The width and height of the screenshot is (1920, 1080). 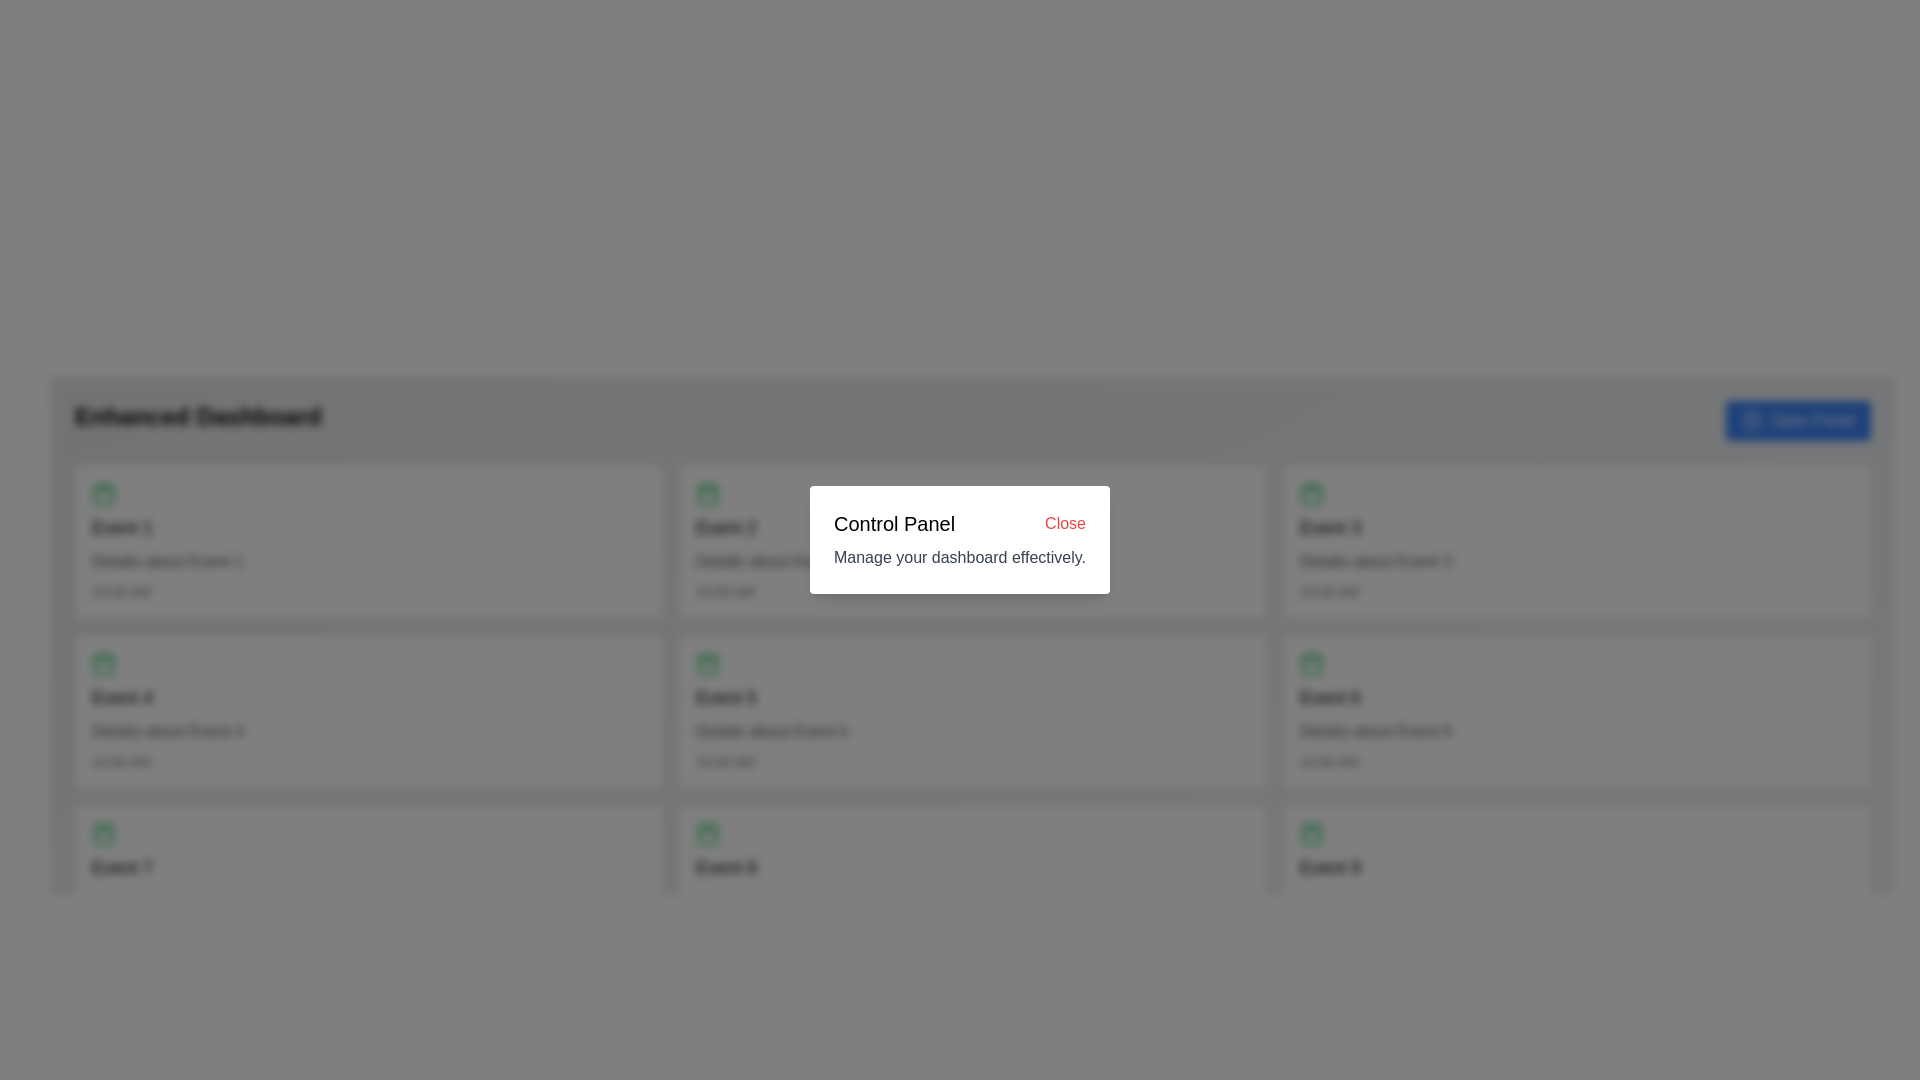 What do you see at coordinates (960, 523) in the screenshot?
I see `the Header bar titled 'Control Panel' which contains the 'Close' button on the right side in red text` at bounding box center [960, 523].